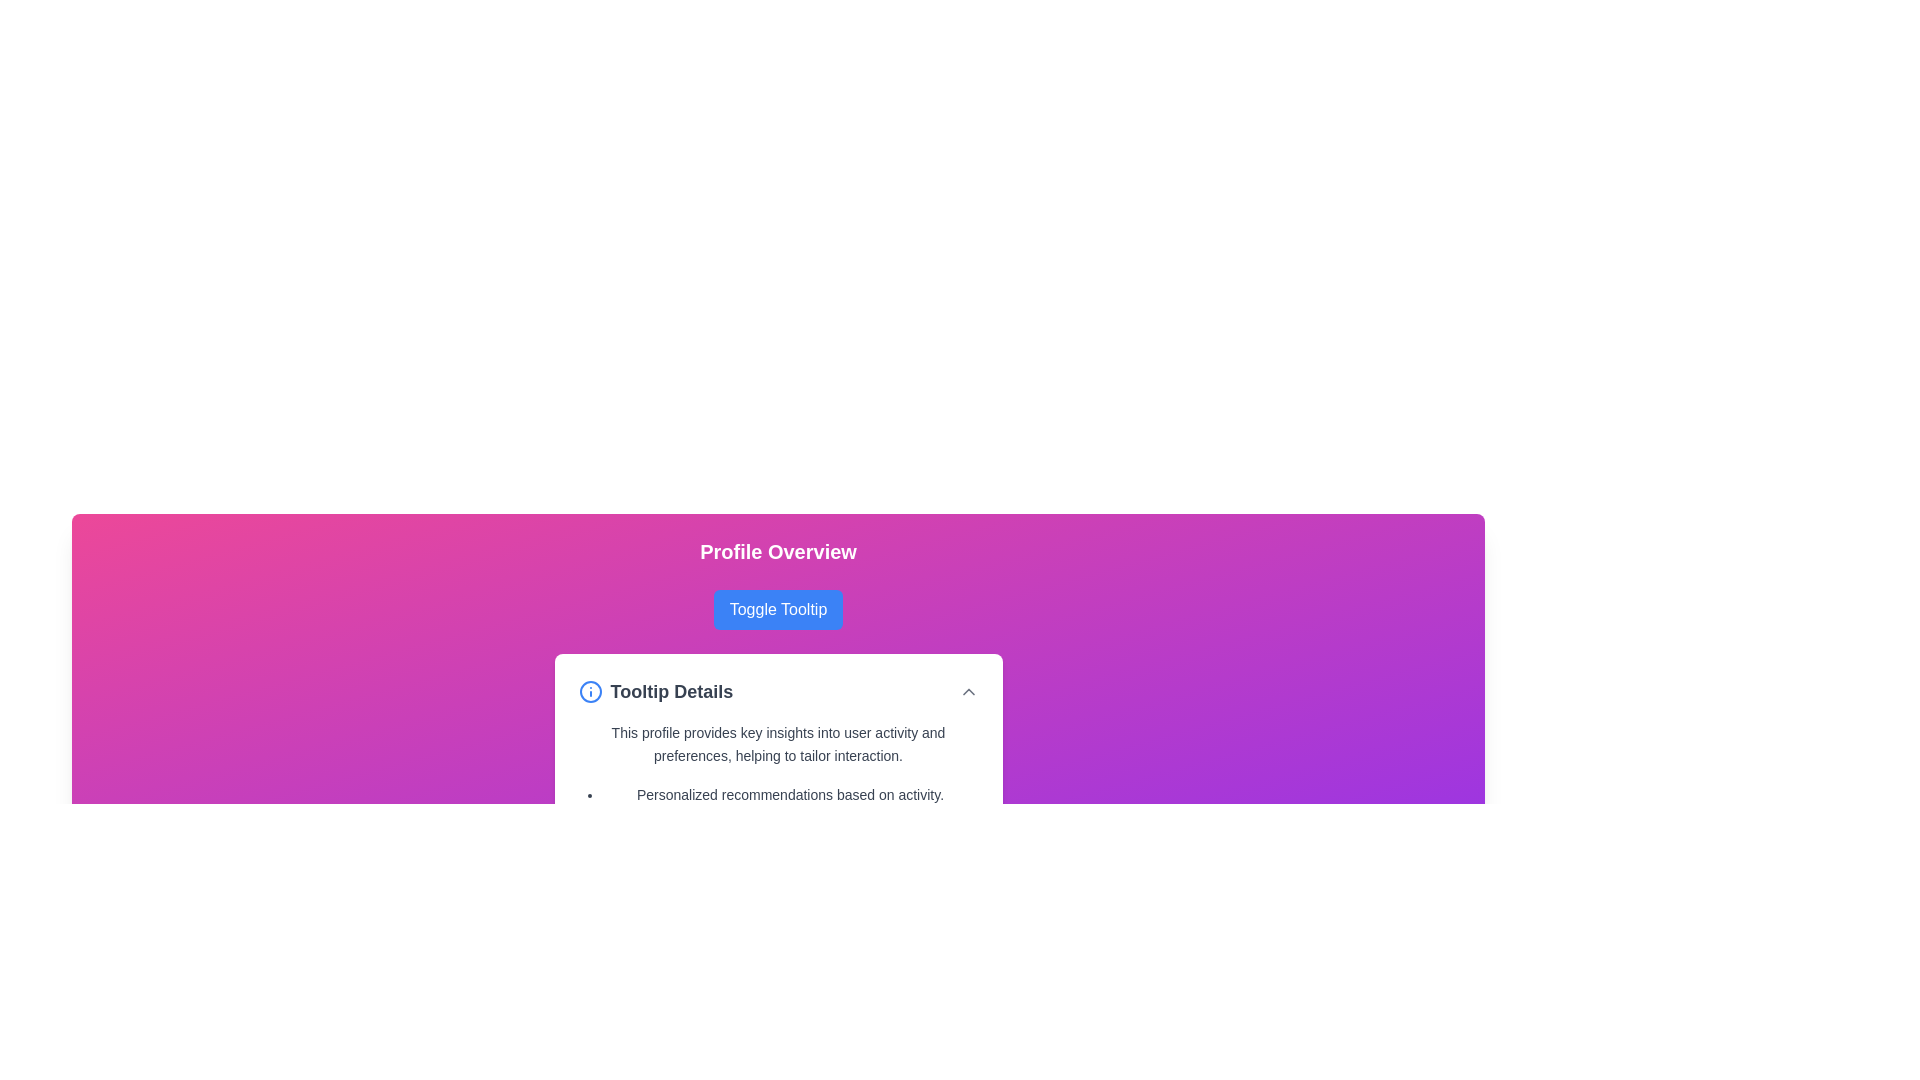  What do you see at coordinates (789, 793) in the screenshot?
I see `text element that contains 'Personalized recommendations based on activity.' which is the first item in the bulleted list of the 'Tooltip Details' section` at bounding box center [789, 793].